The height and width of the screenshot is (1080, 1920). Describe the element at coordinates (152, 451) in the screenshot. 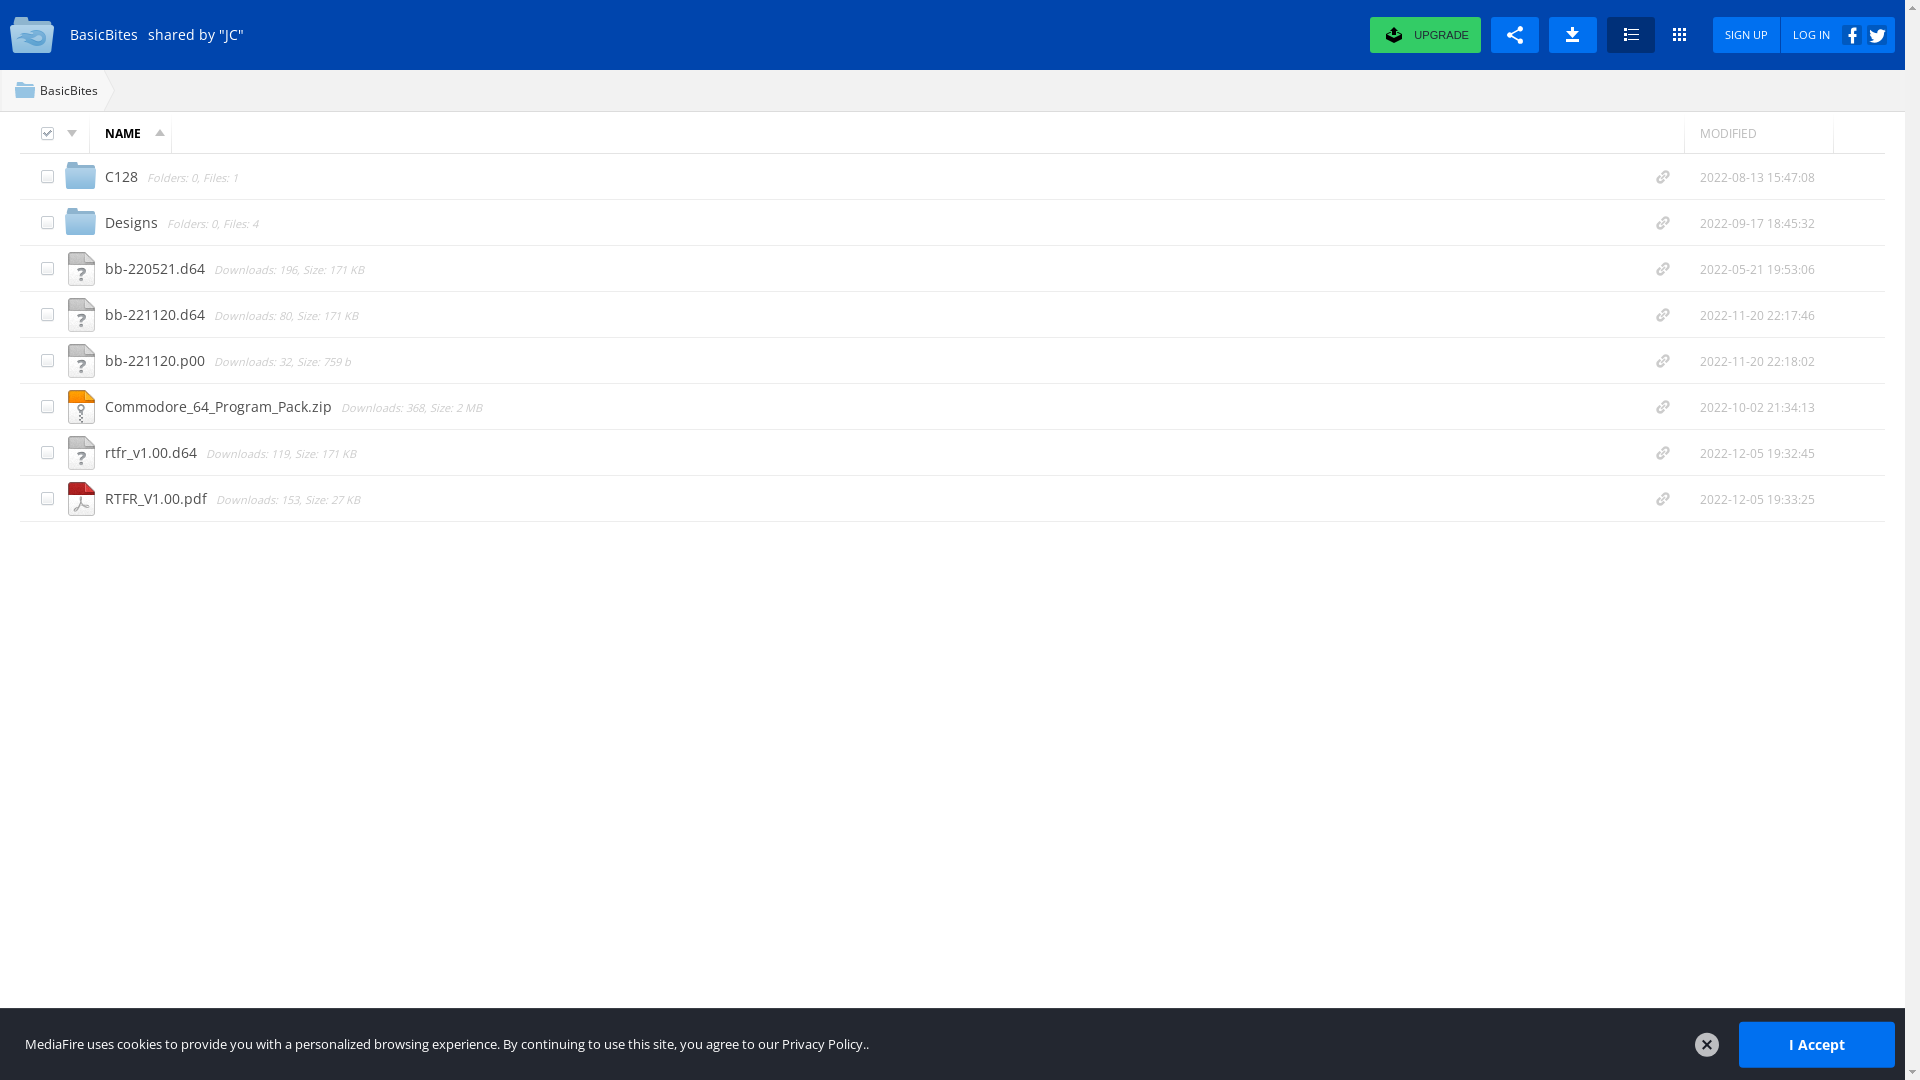

I see `'rtfr_v1.00.d64'` at that location.